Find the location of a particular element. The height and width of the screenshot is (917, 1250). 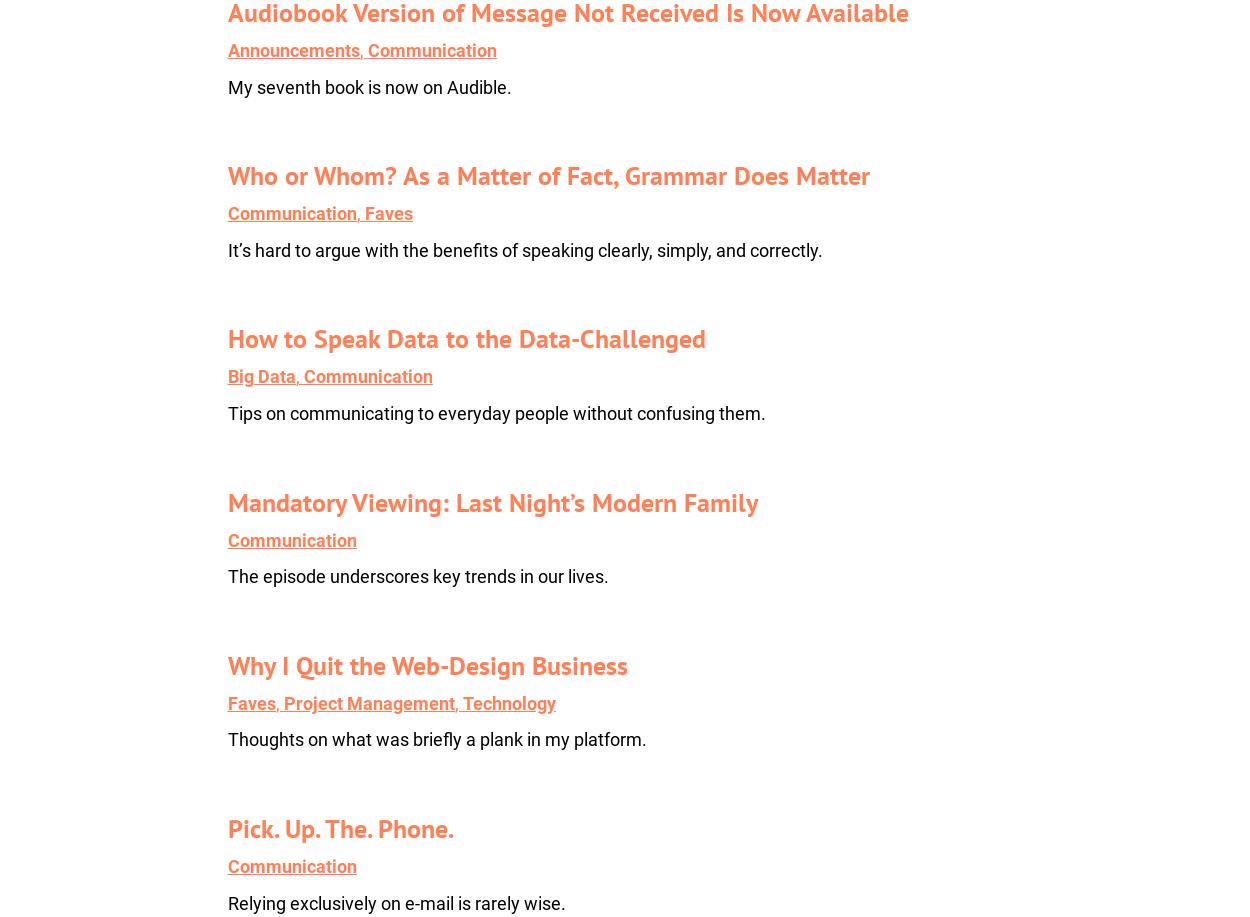

'Relying exclusively on e-mail is rarely wise.' is located at coordinates (396, 901).